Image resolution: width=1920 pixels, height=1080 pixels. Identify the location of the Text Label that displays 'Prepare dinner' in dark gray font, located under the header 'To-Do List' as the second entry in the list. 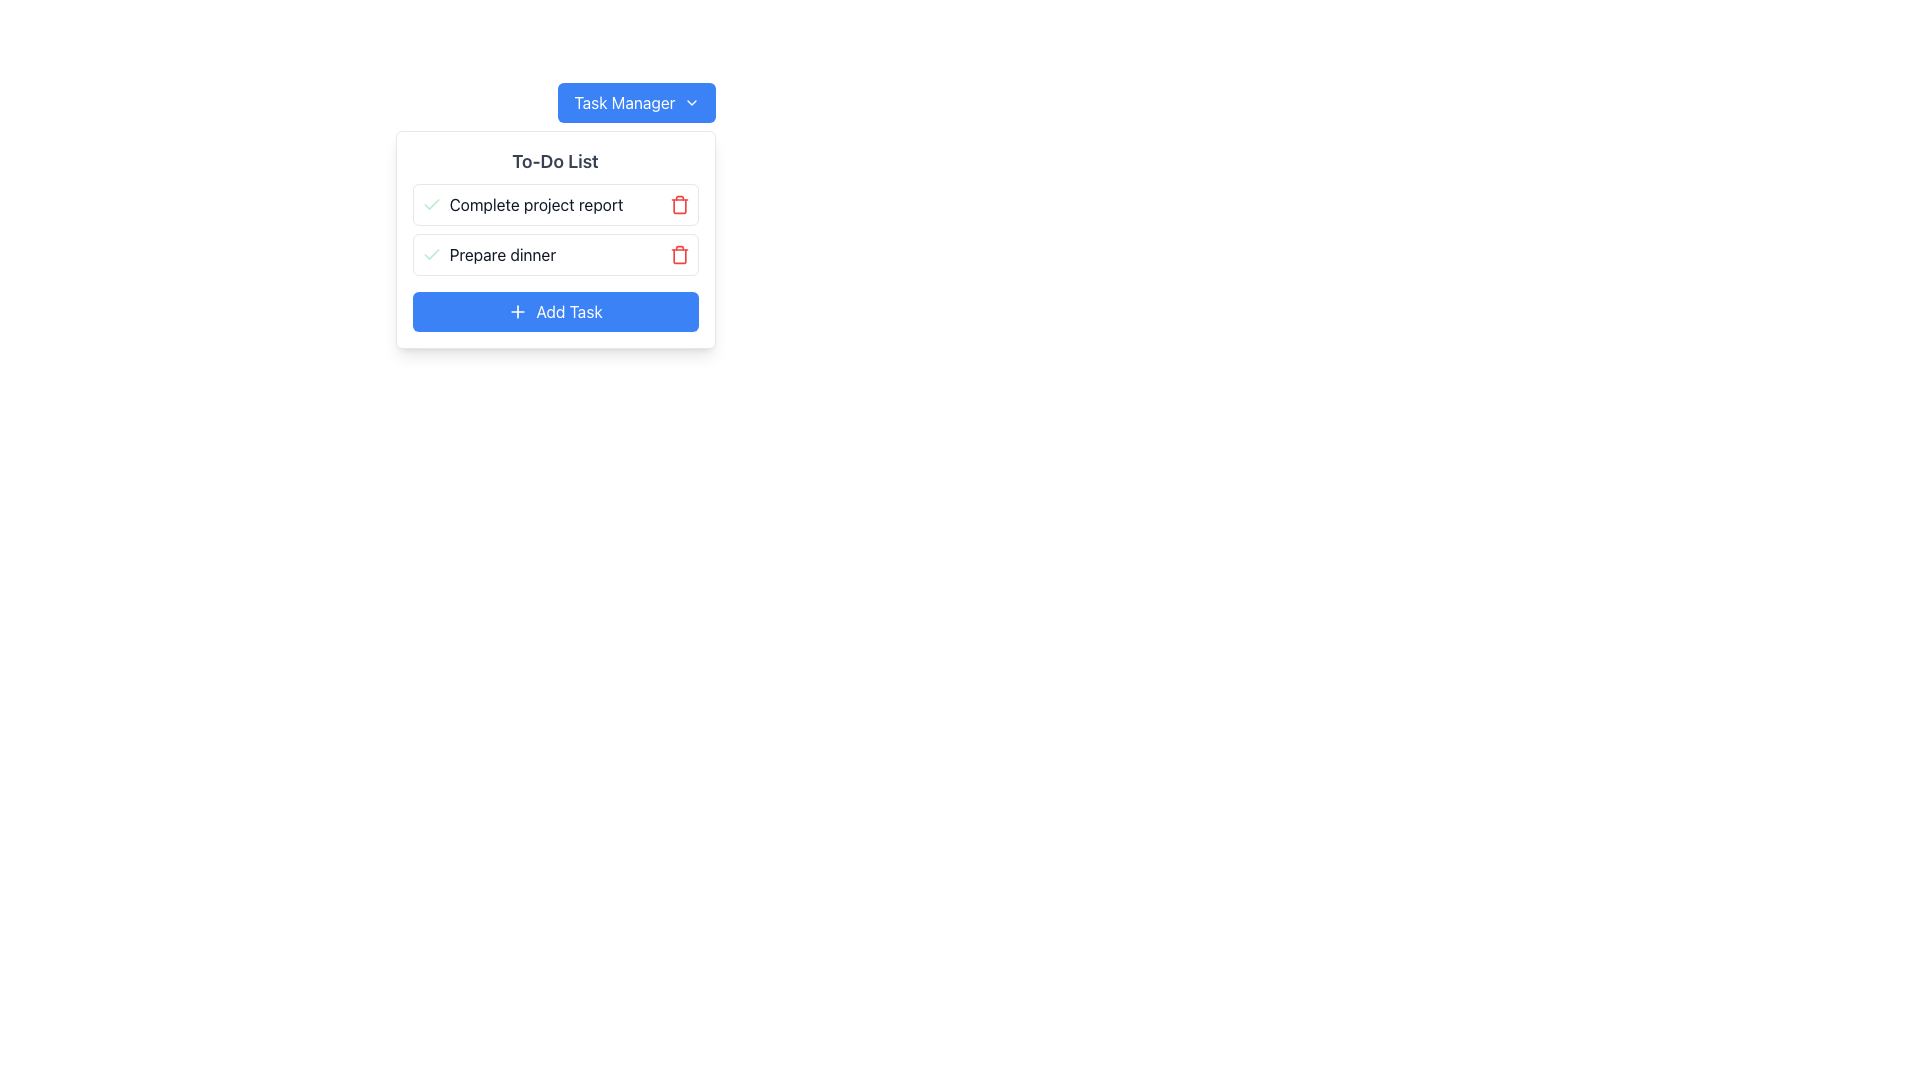
(502, 253).